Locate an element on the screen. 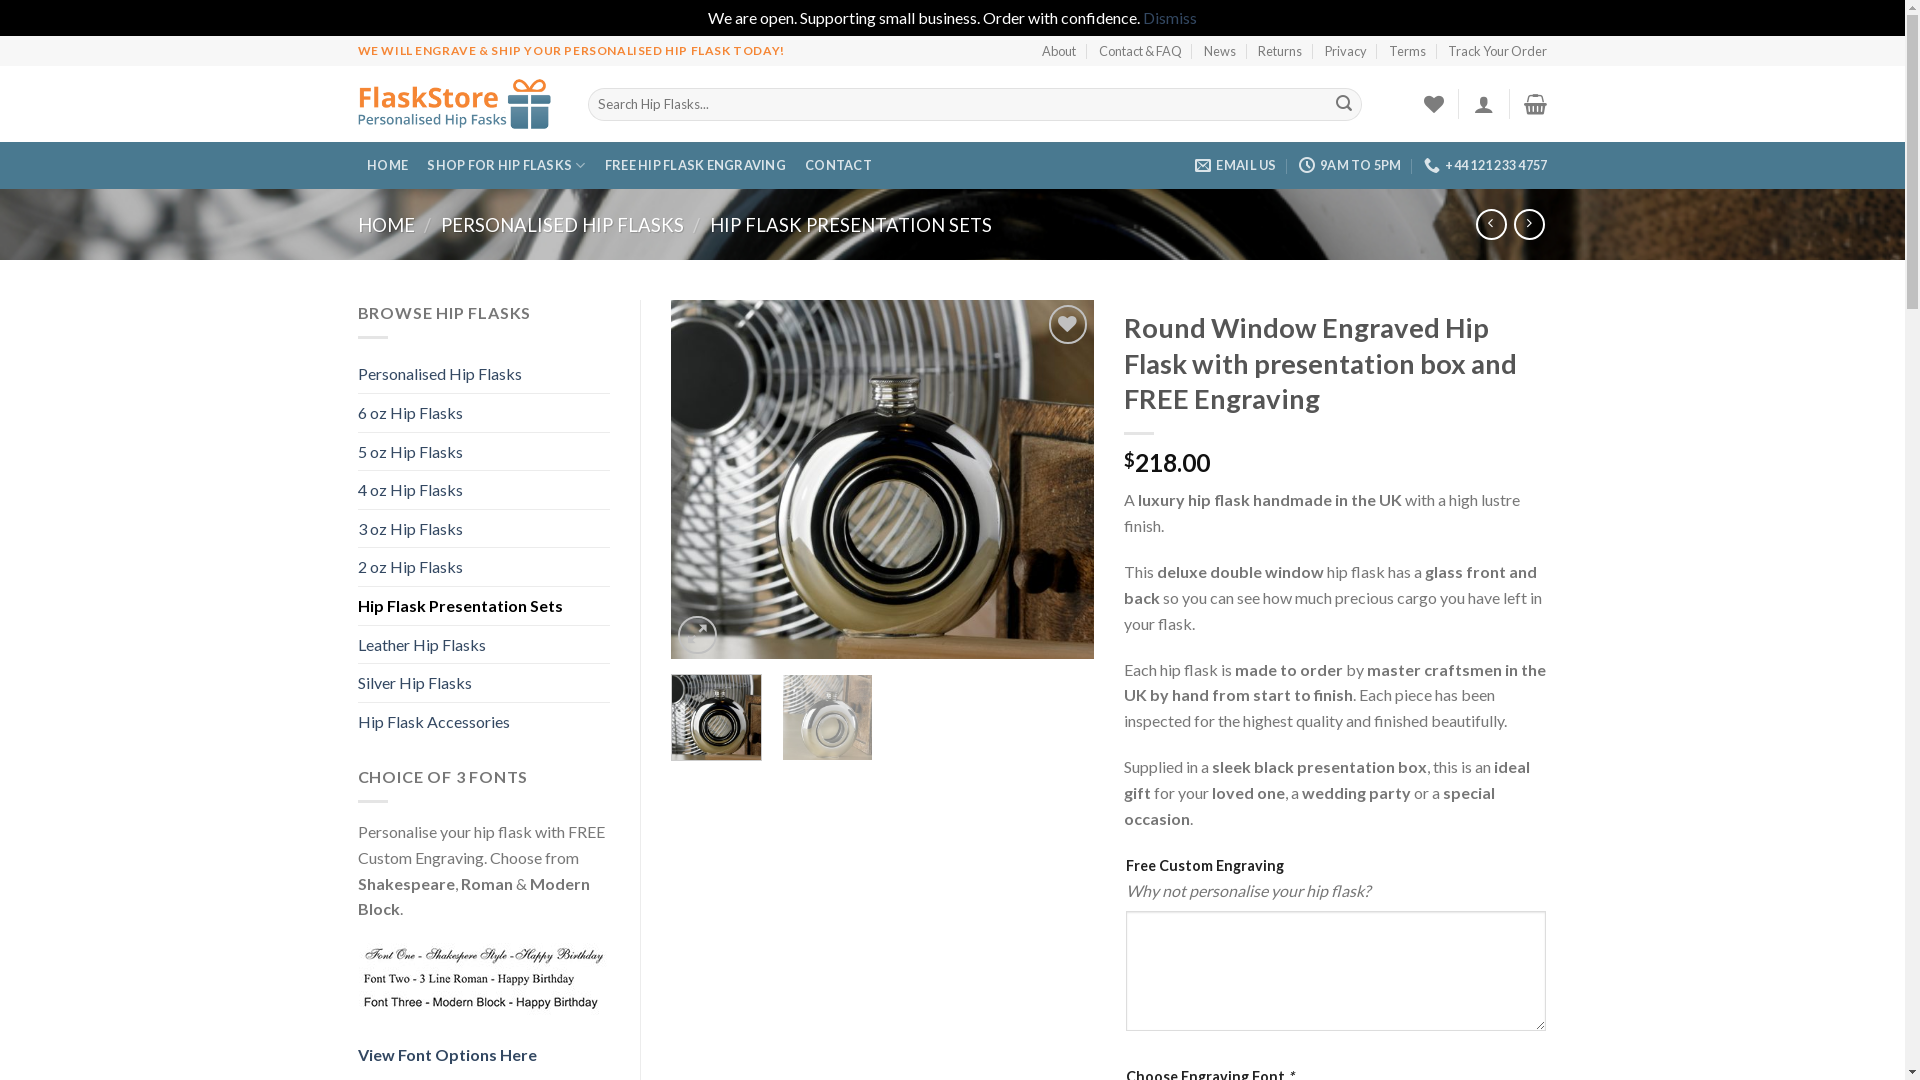 Image resolution: width=1920 pixels, height=1080 pixels. 'HOME' is located at coordinates (388, 164).